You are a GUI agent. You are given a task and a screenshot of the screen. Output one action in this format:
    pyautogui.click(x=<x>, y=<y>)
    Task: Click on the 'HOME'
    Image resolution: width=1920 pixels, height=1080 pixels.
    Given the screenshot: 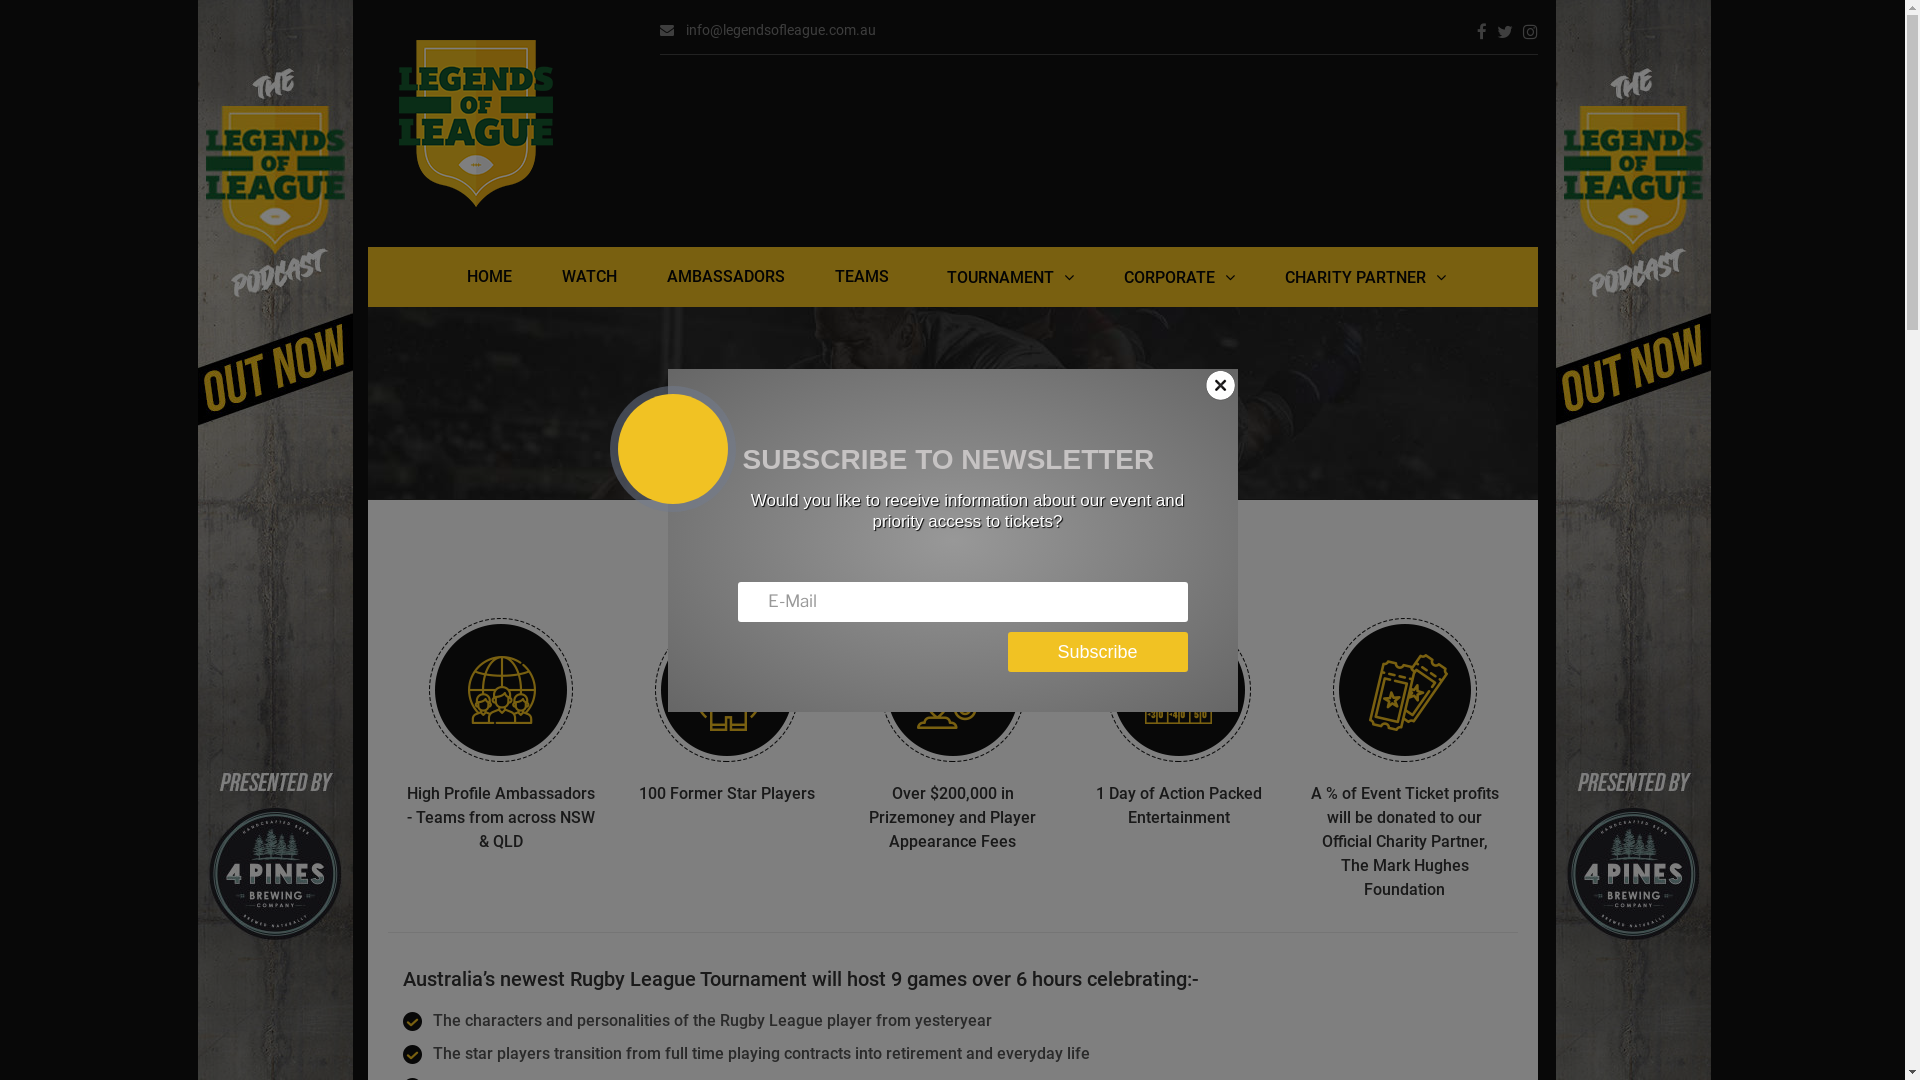 What is the action you would take?
    pyautogui.click(x=440, y=277)
    